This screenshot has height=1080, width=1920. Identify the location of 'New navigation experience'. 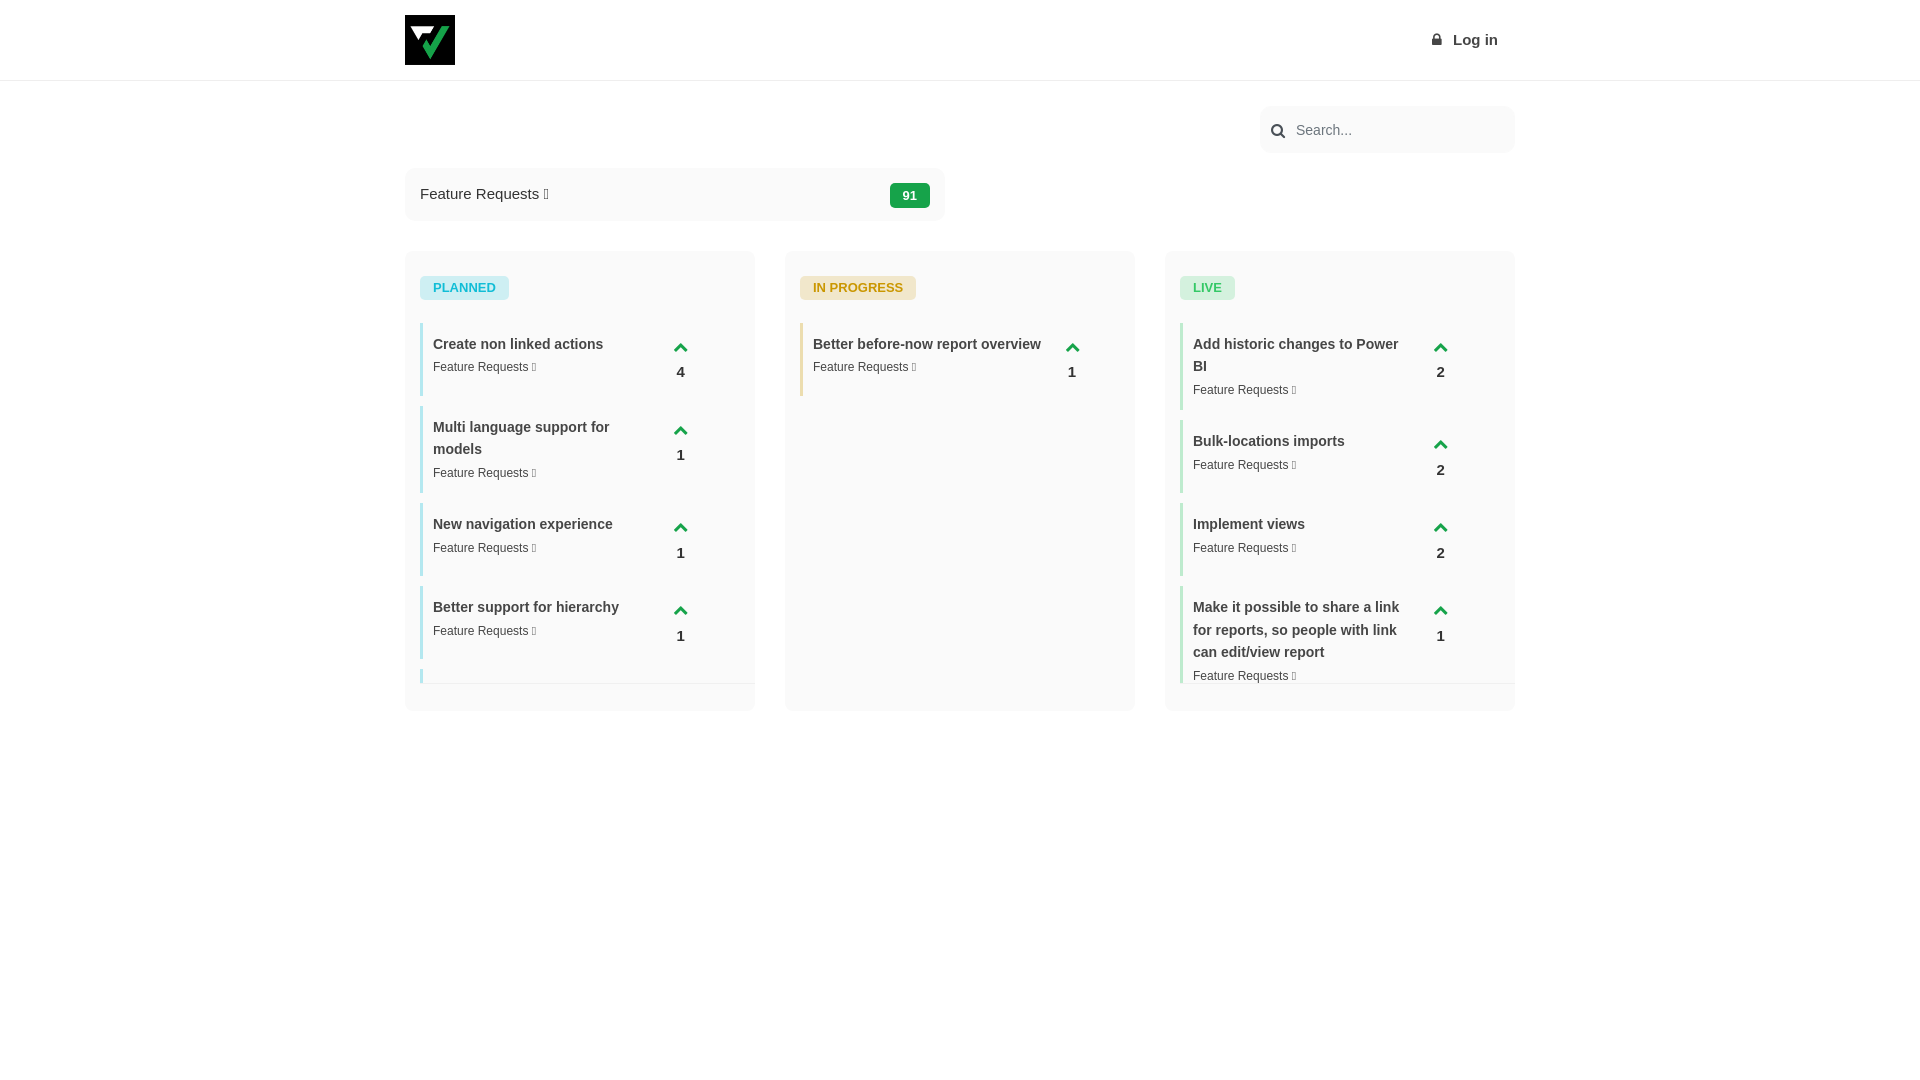
(523, 523).